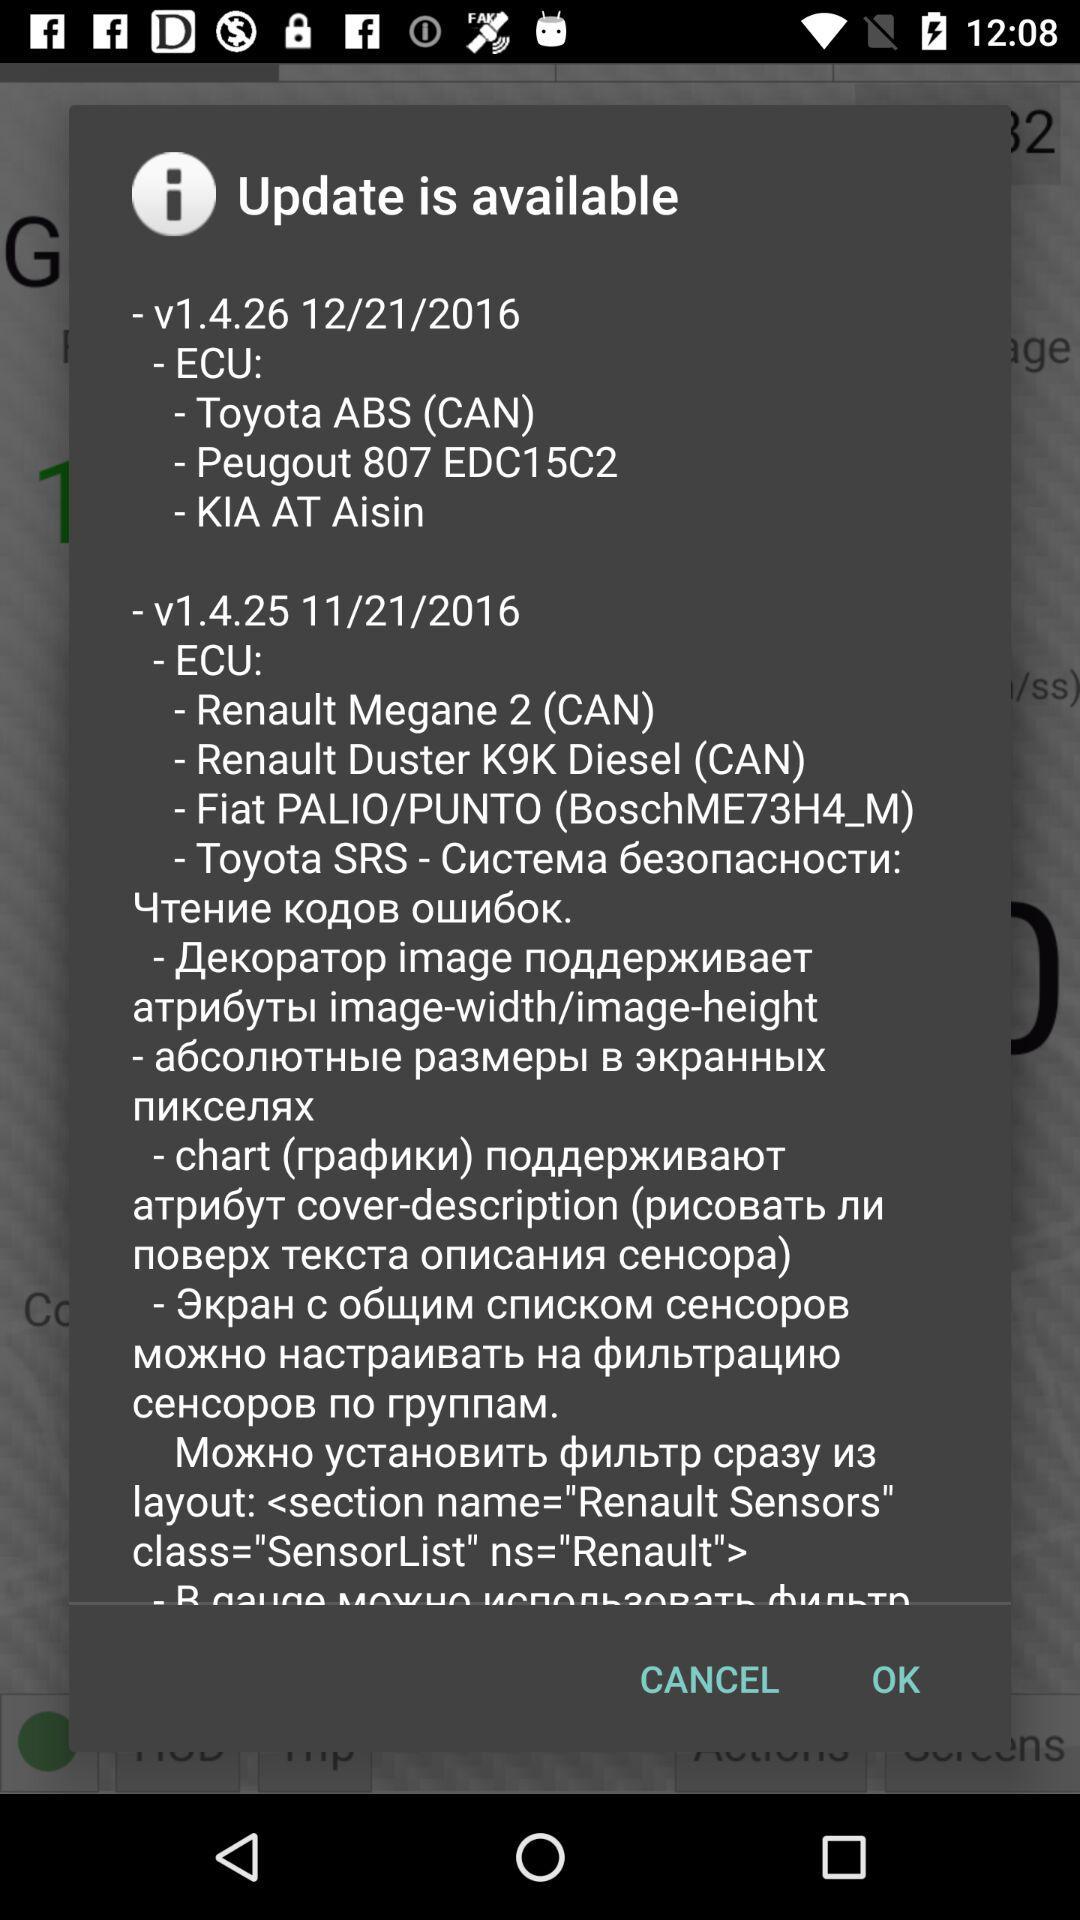 The height and width of the screenshot is (1920, 1080). I want to click on the cancel, so click(708, 1678).